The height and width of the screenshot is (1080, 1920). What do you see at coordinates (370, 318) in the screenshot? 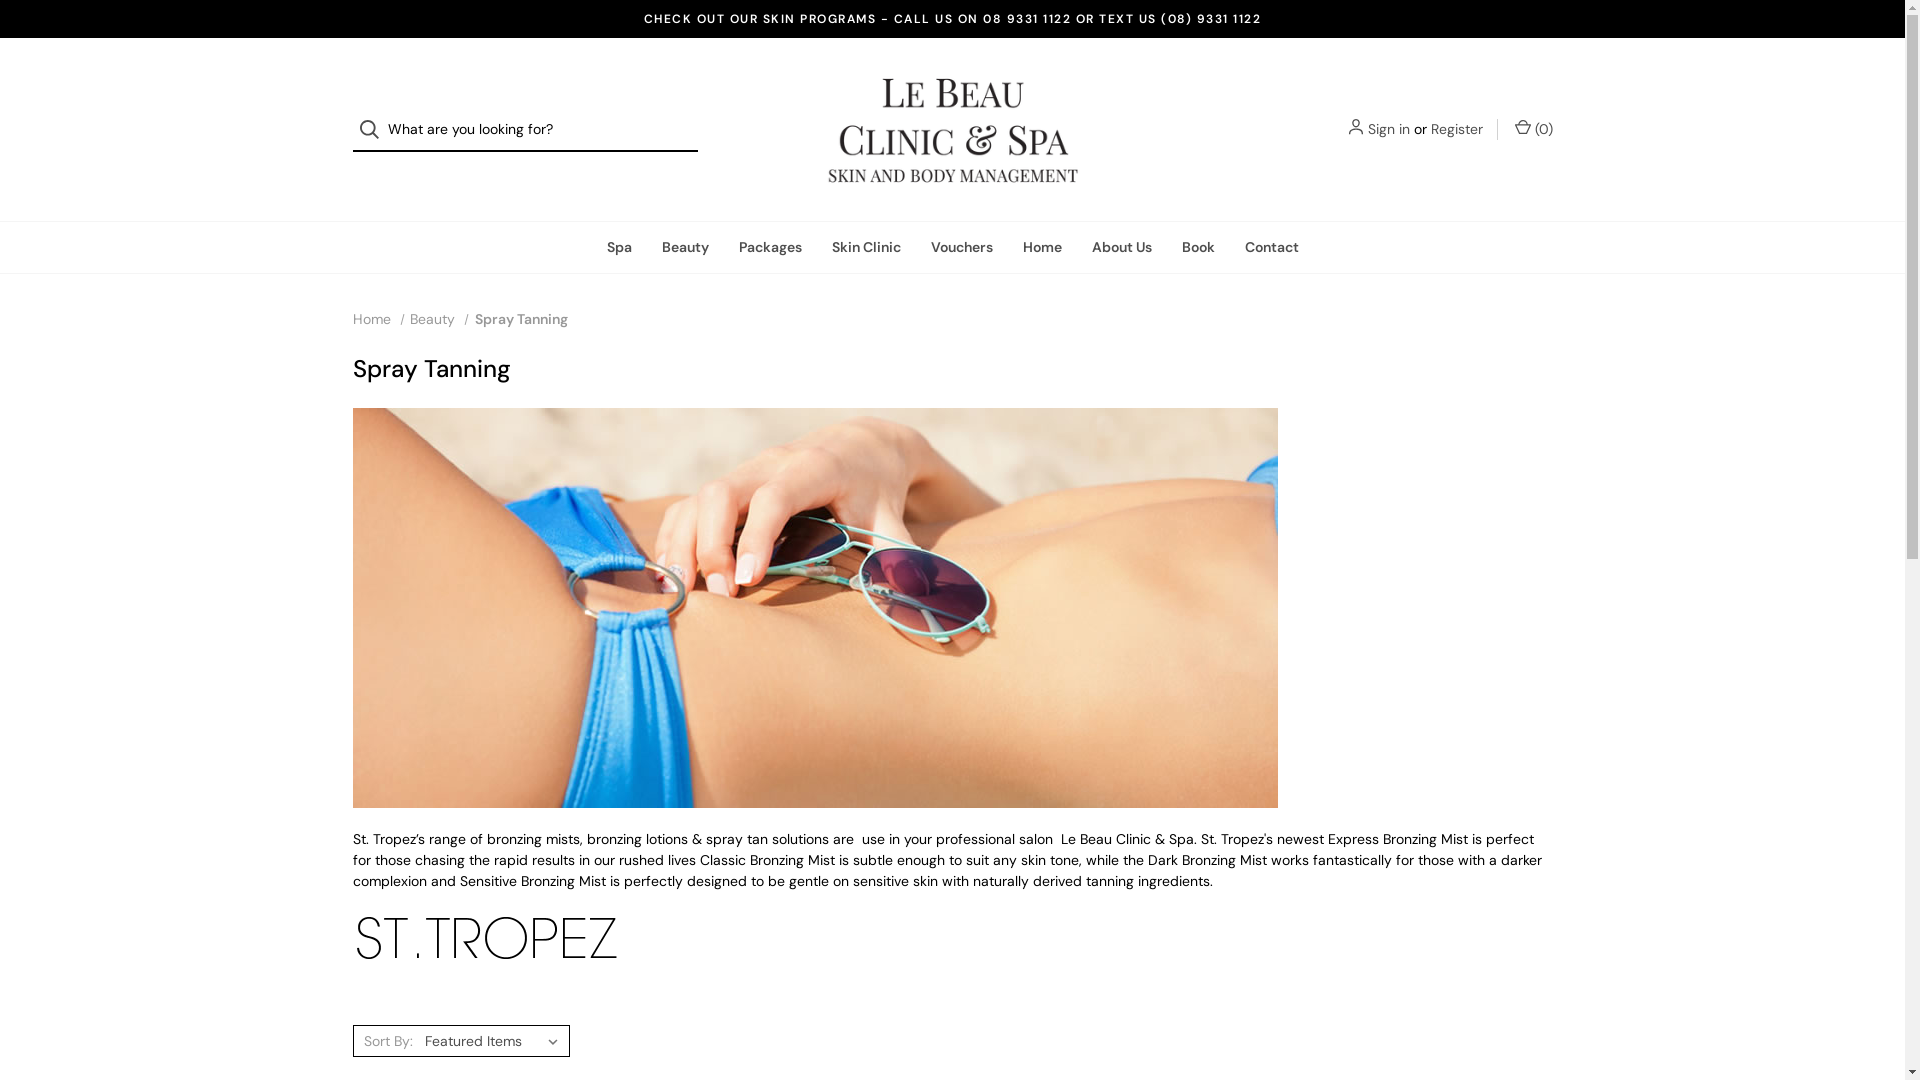
I see `'Home'` at bounding box center [370, 318].